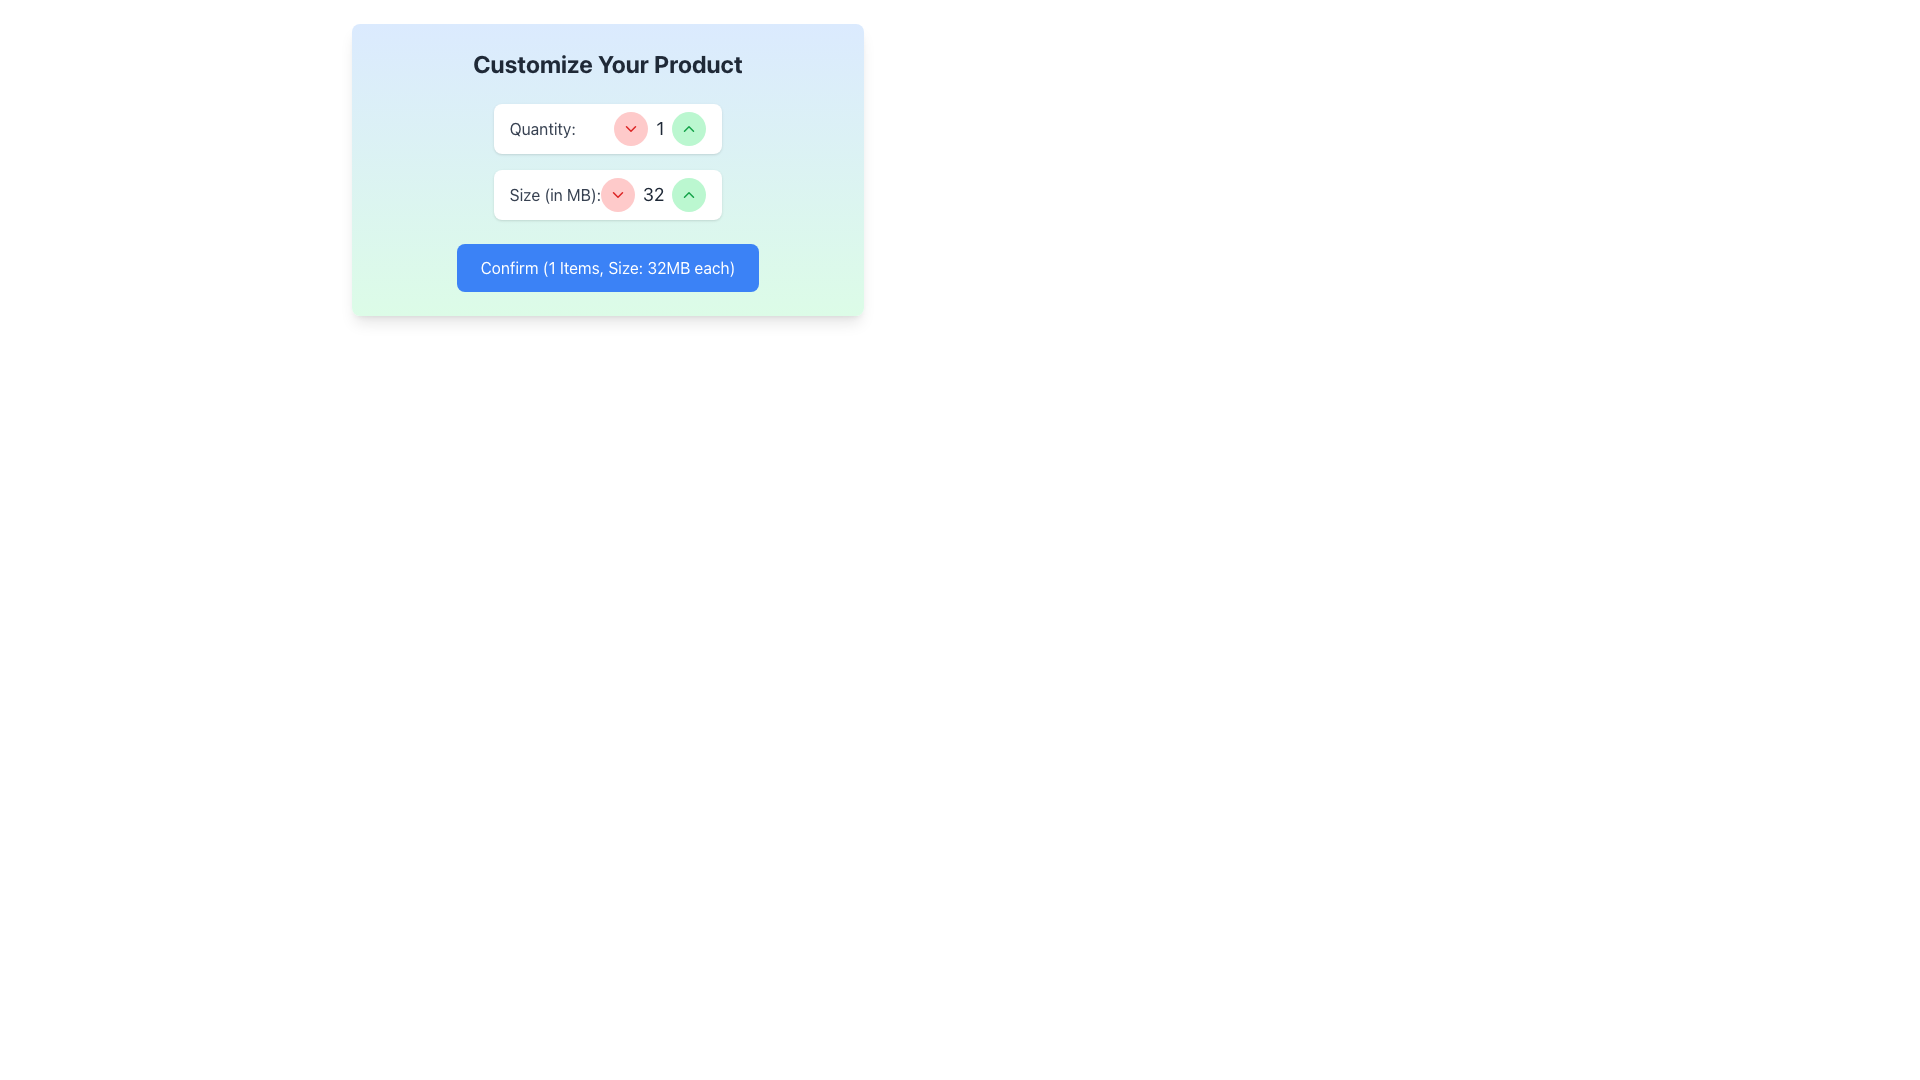 The height and width of the screenshot is (1080, 1920). What do you see at coordinates (653, 195) in the screenshot?
I see `the text element displaying the number '32' which is styled with a large font size and gray color, located between a red button with a downward chevron and a green button with an upward chevron in the 'Size (in MB):' section` at bounding box center [653, 195].